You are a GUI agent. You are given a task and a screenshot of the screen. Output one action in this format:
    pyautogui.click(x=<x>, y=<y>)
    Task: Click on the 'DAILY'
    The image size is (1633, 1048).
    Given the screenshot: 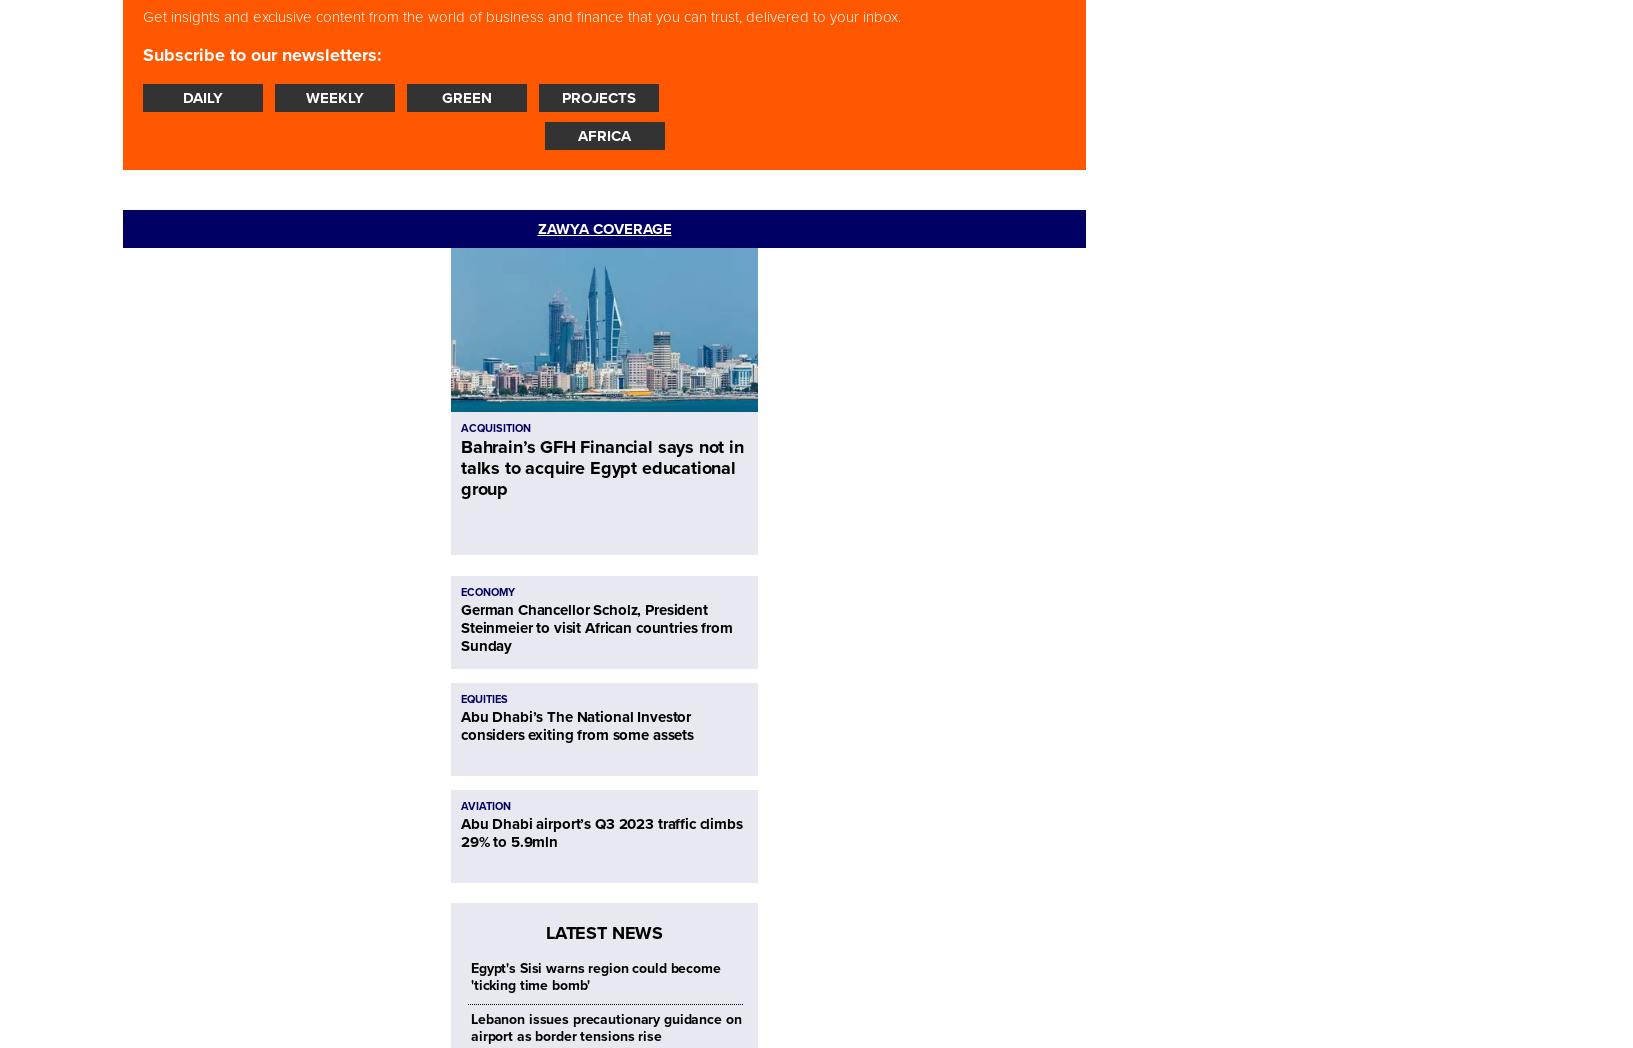 What is the action you would take?
    pyautogui.click(x=201, y=96)
    